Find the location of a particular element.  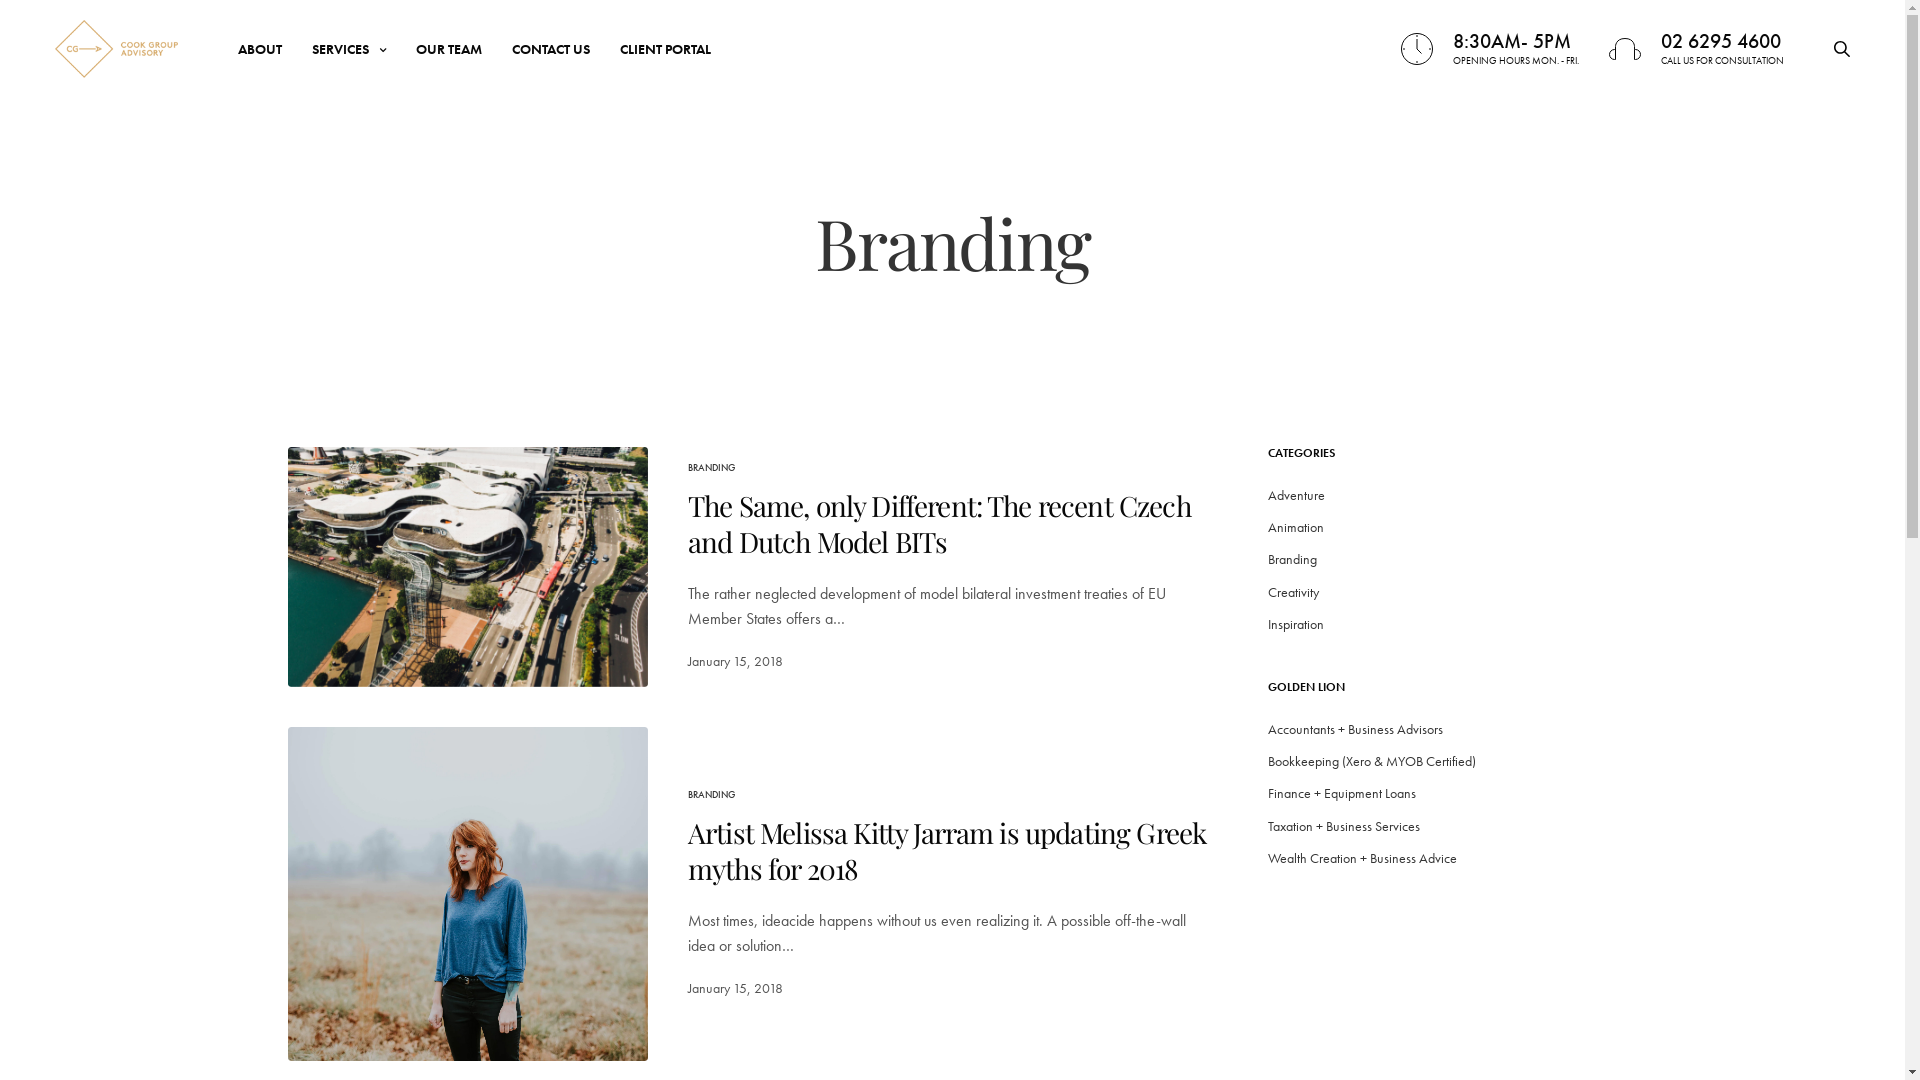

'CLIENT PORTAL' is located at coordinates (665, 48).